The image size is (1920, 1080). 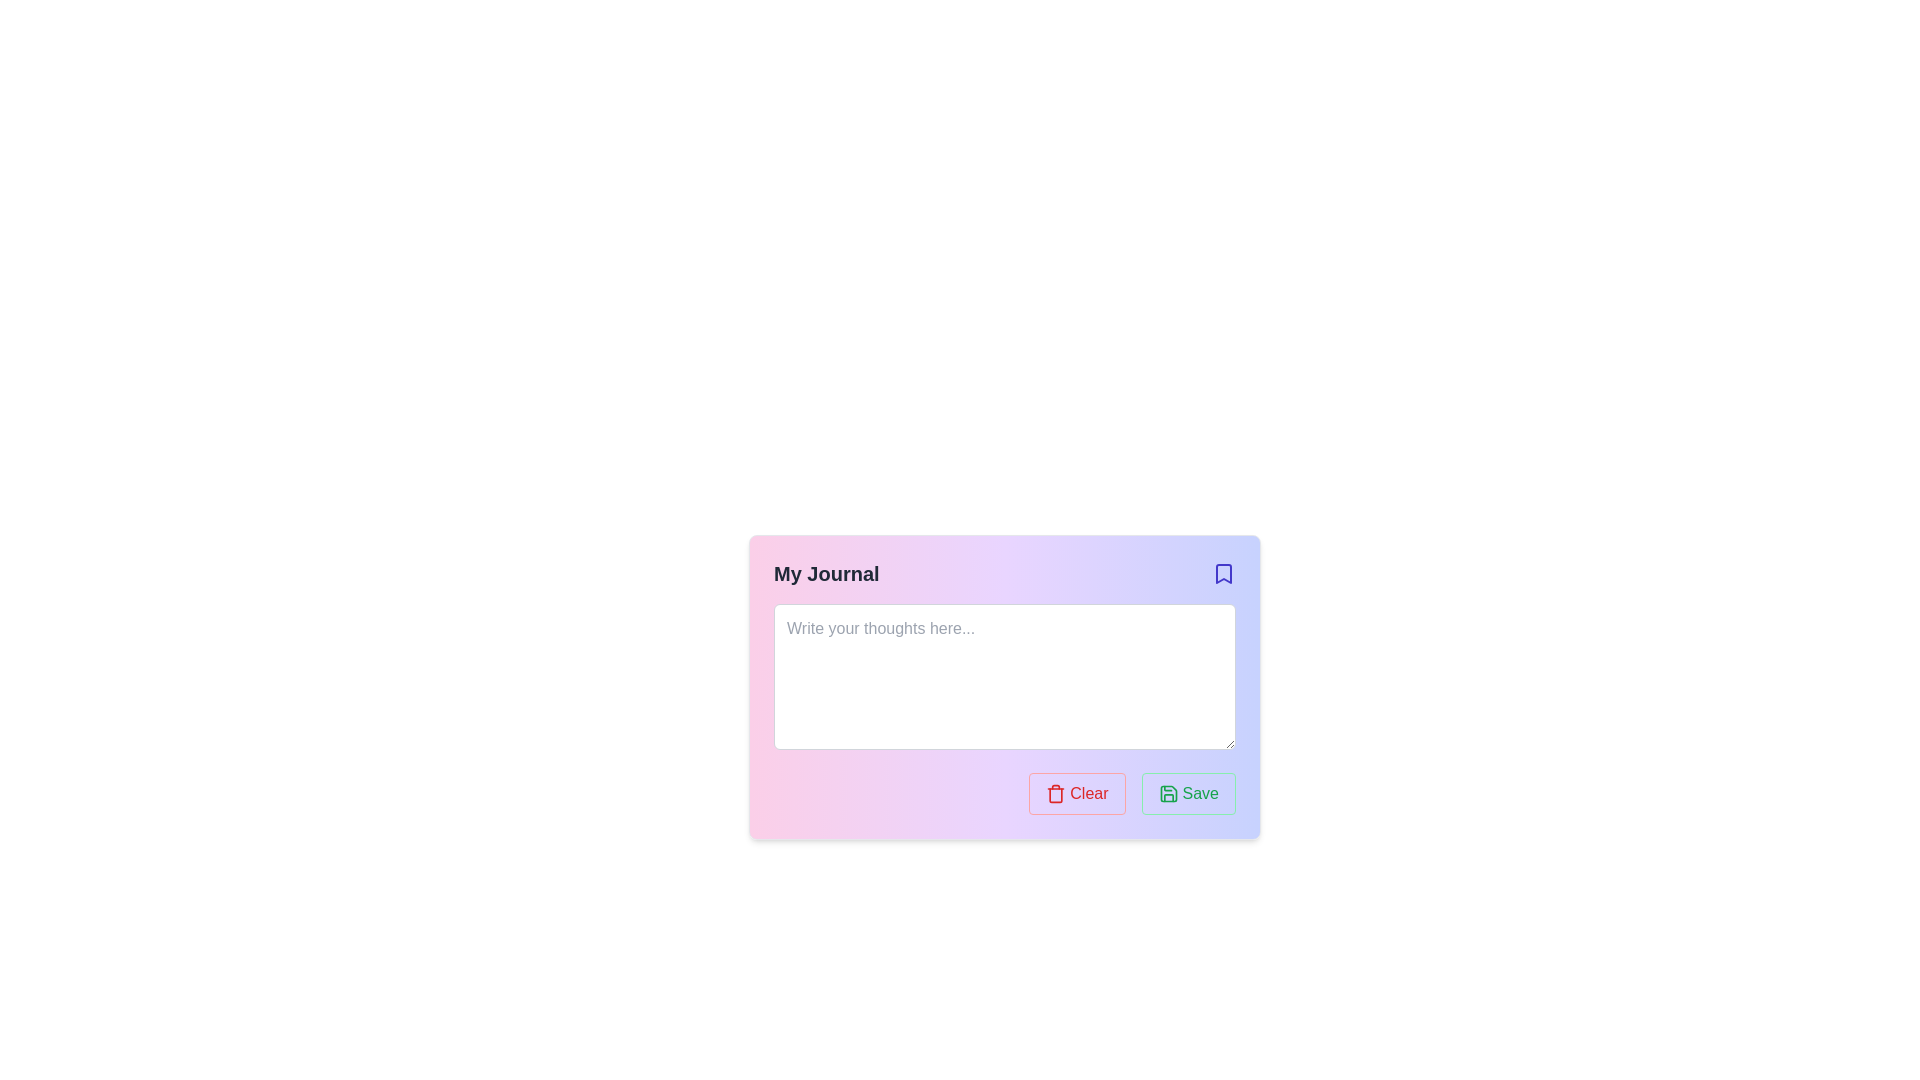 What do you see at coordinates (1188, 793) in the screenshot?
I see `the 'Save' button located at the bottom right corner of the card interface, which features a save disk icon and the text label 'Save'` at bounding box center [1188, 793].